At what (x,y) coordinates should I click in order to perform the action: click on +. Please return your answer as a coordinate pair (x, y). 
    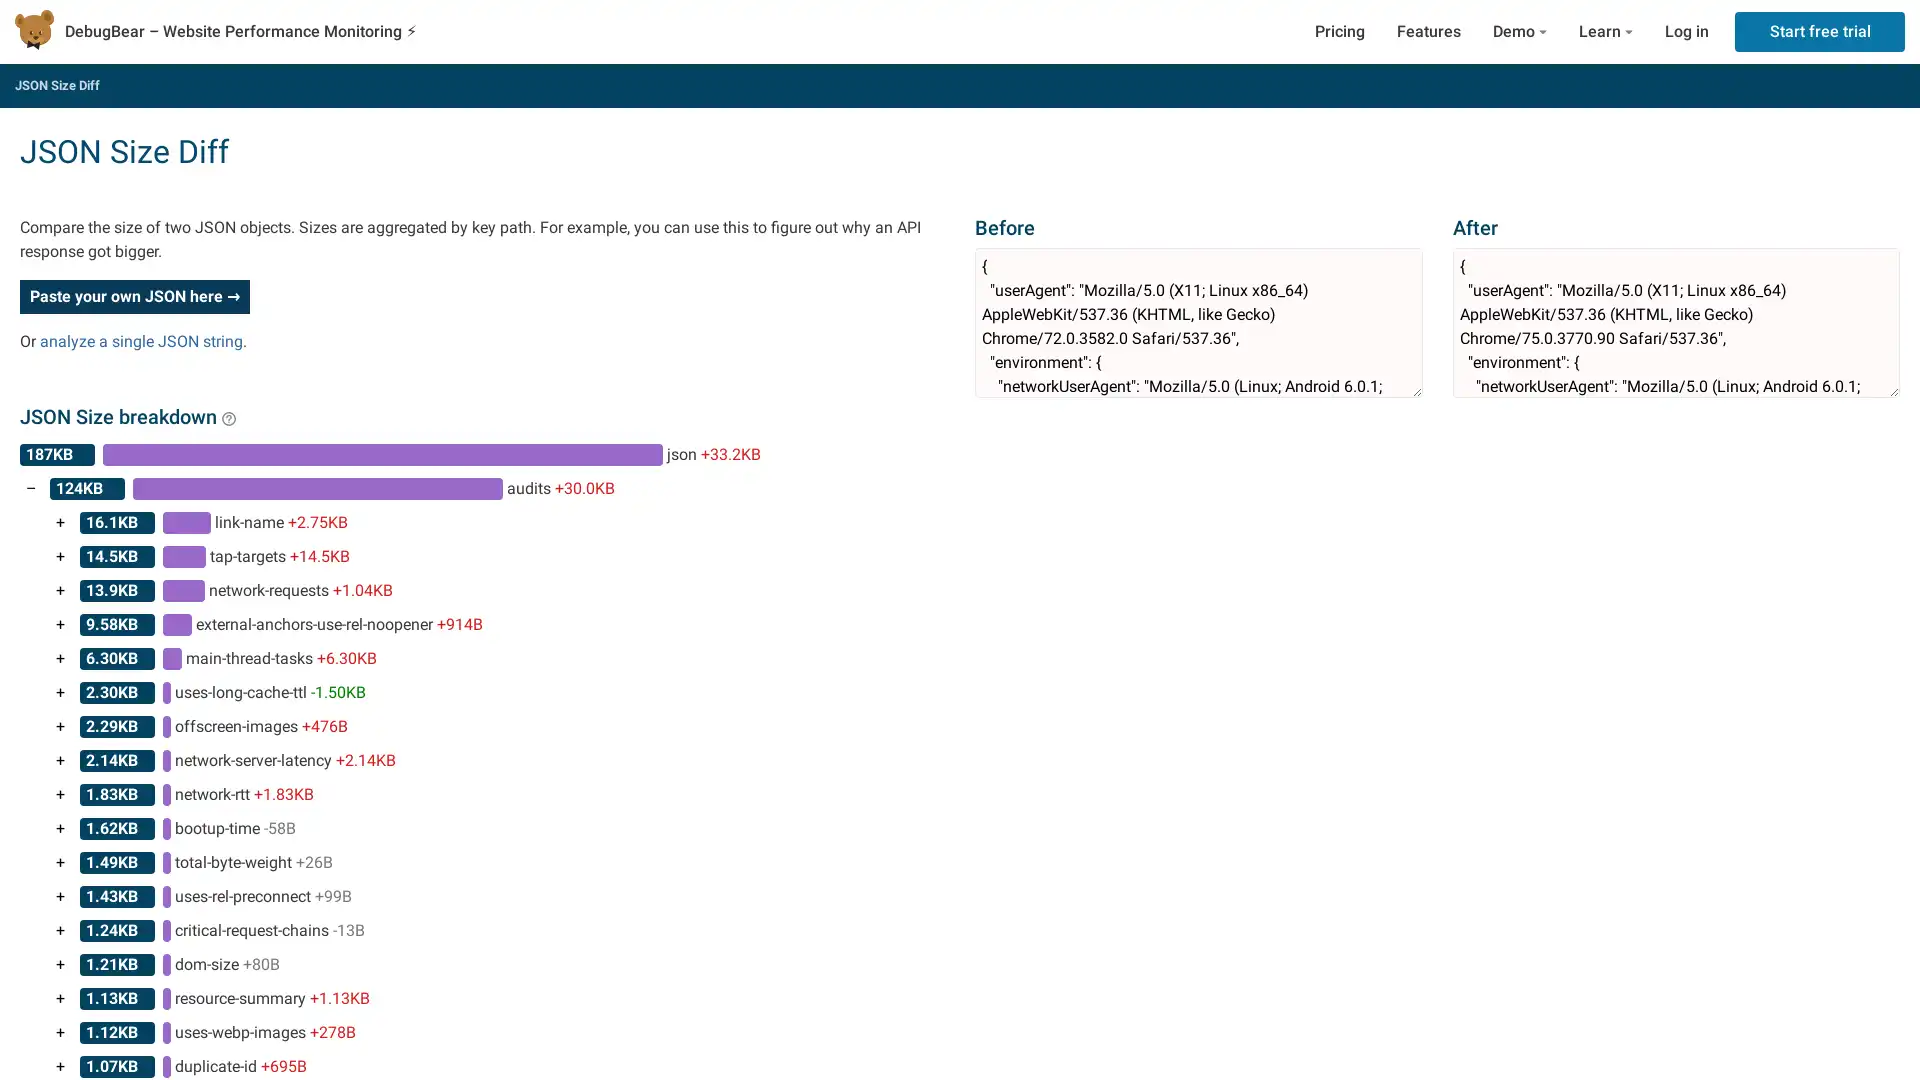
    Looking at the image, I should click on (60, 760).